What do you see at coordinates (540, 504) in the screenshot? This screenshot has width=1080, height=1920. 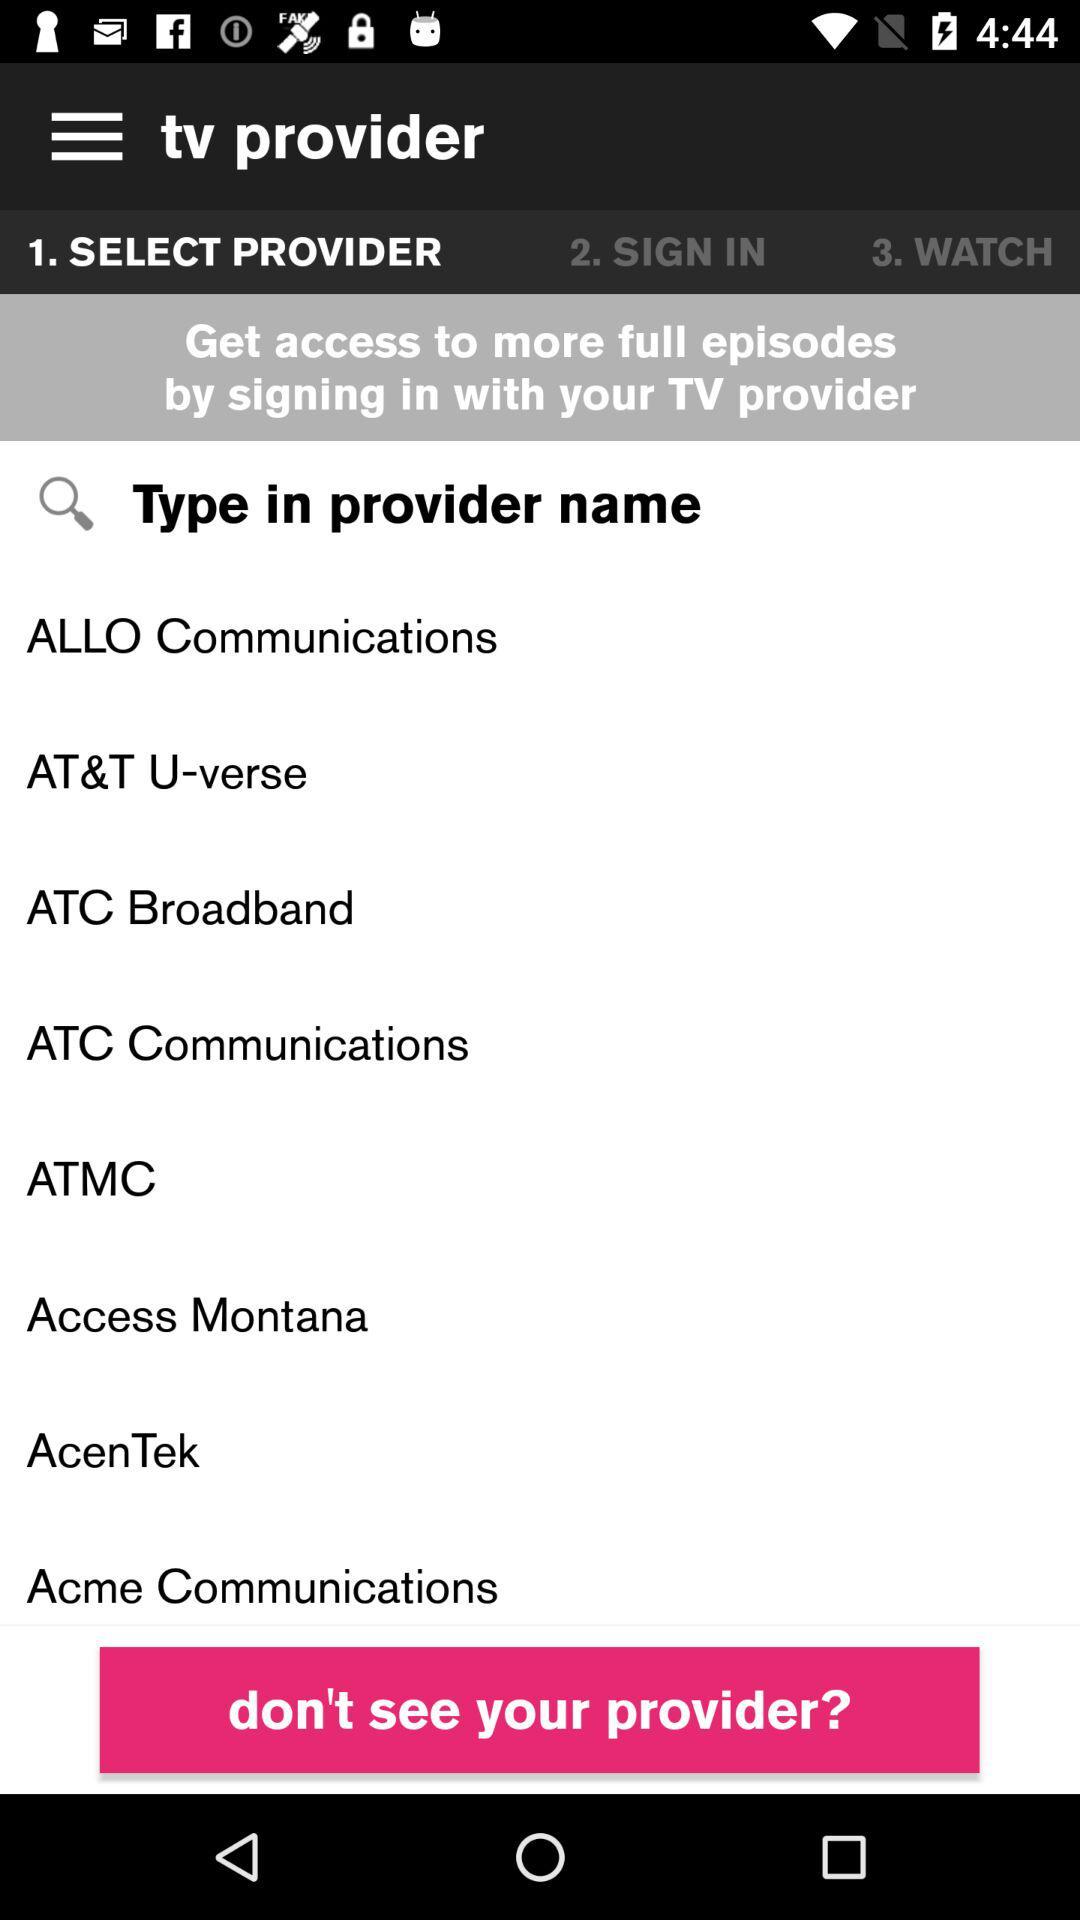 I see `type name` at bounding box center [540, 504].